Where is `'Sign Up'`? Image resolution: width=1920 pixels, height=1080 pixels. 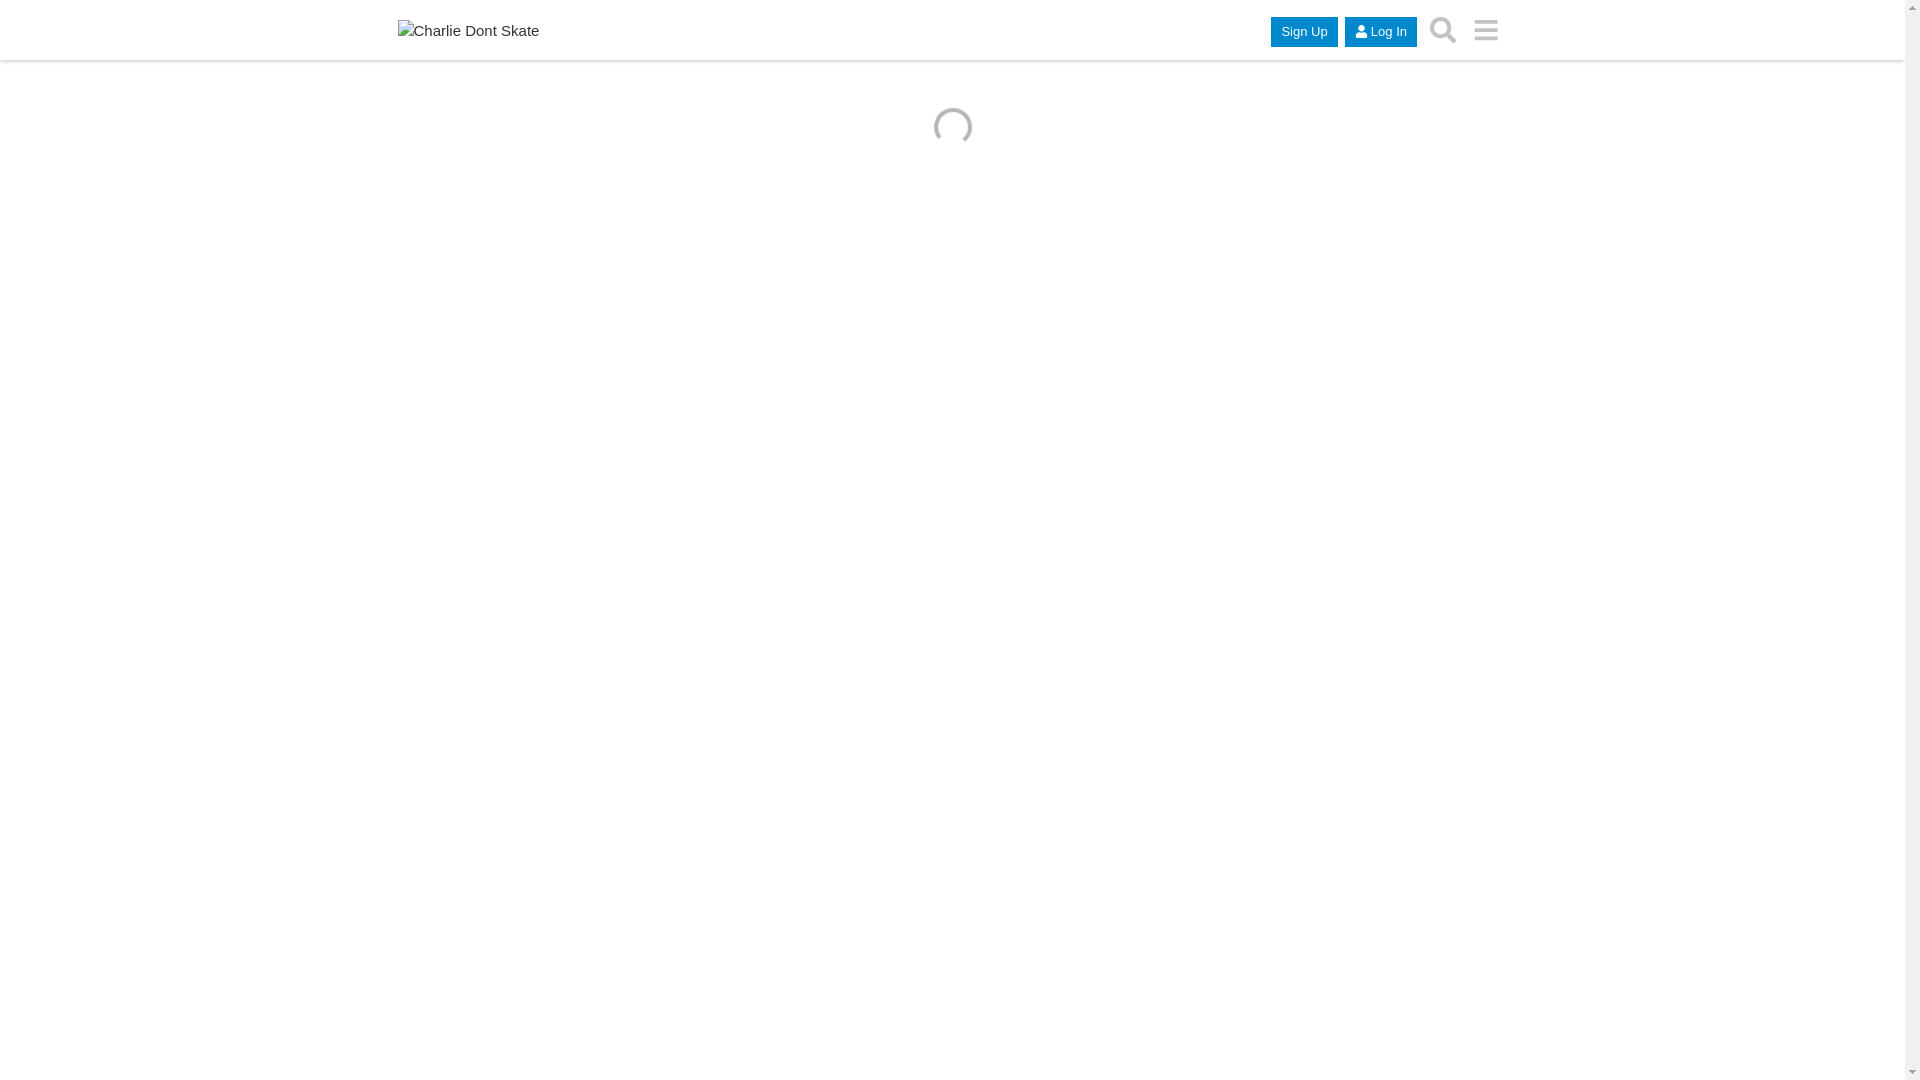
'Sign Up' is located at coordinates (1304, 30).